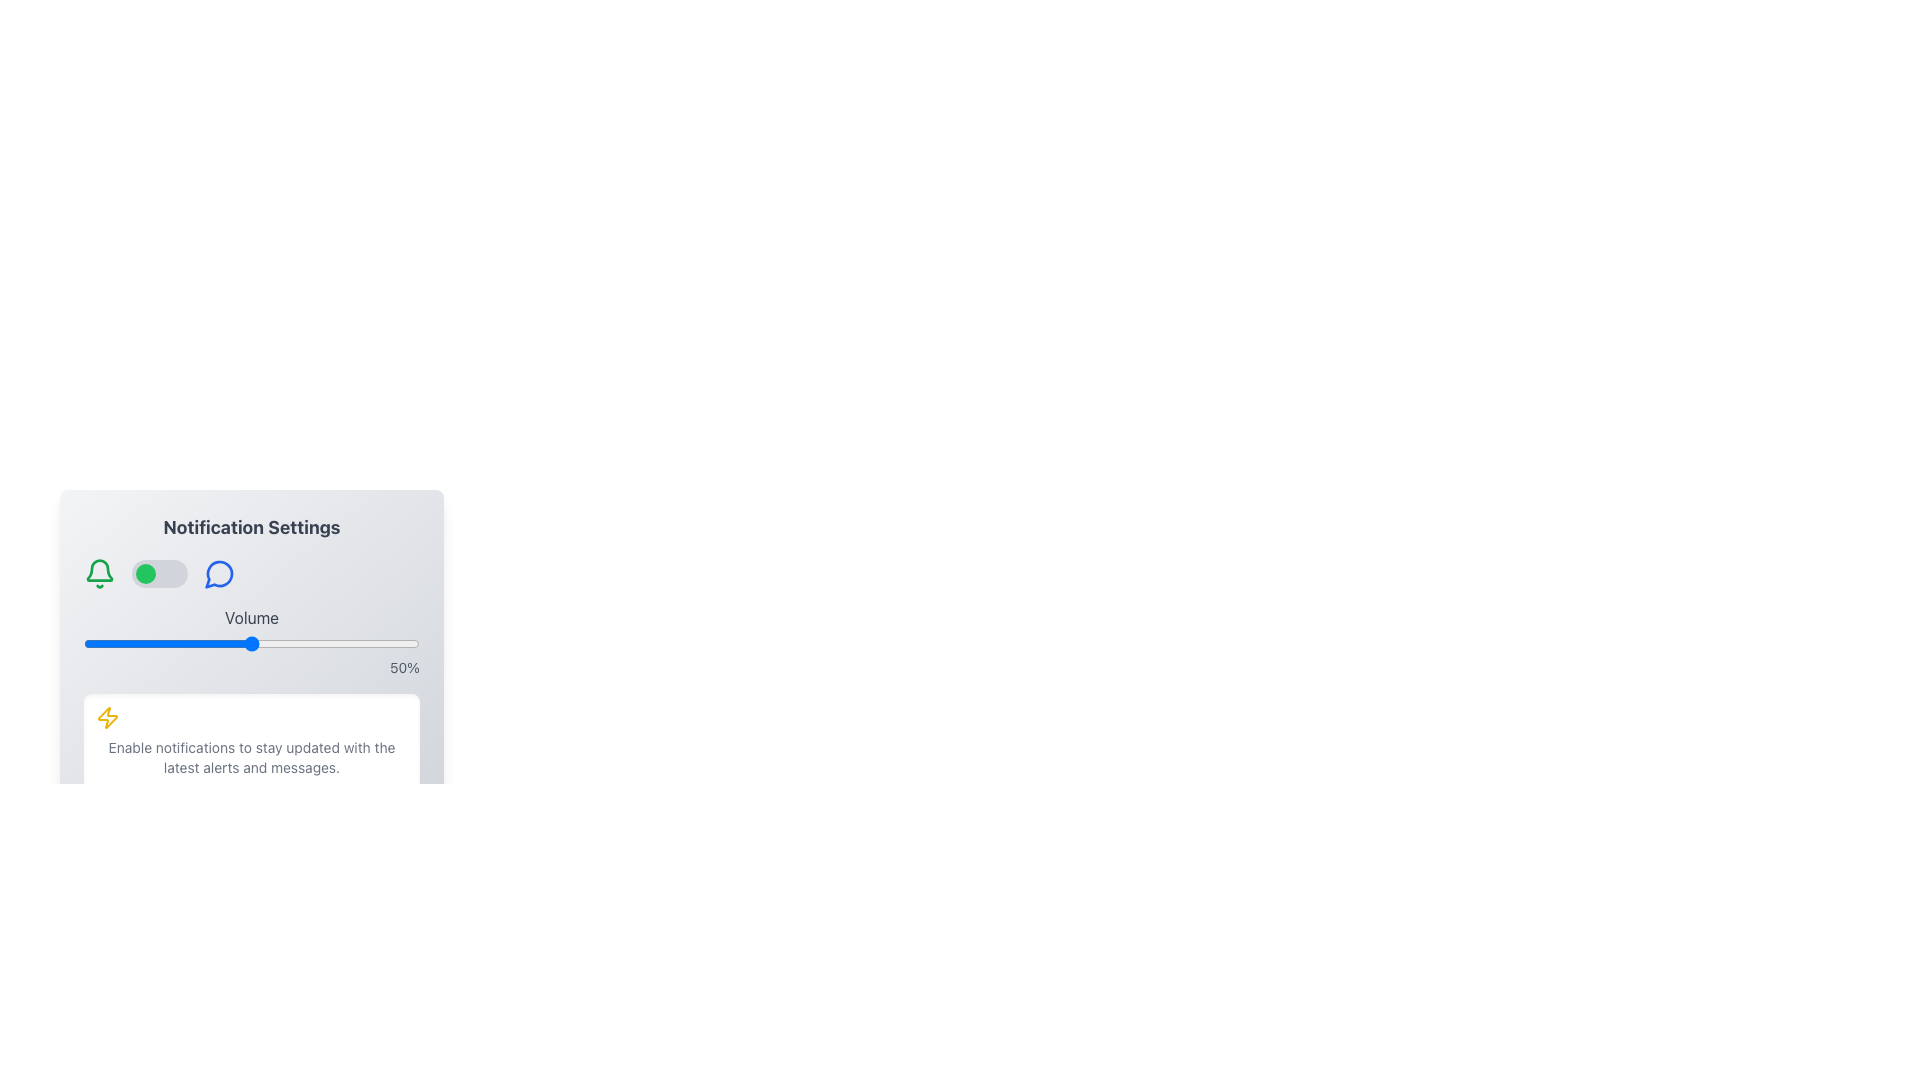  What do you see at coordinates (106, 644) in the screenshot?
I see `the volume` at bounding box center [106, 644].